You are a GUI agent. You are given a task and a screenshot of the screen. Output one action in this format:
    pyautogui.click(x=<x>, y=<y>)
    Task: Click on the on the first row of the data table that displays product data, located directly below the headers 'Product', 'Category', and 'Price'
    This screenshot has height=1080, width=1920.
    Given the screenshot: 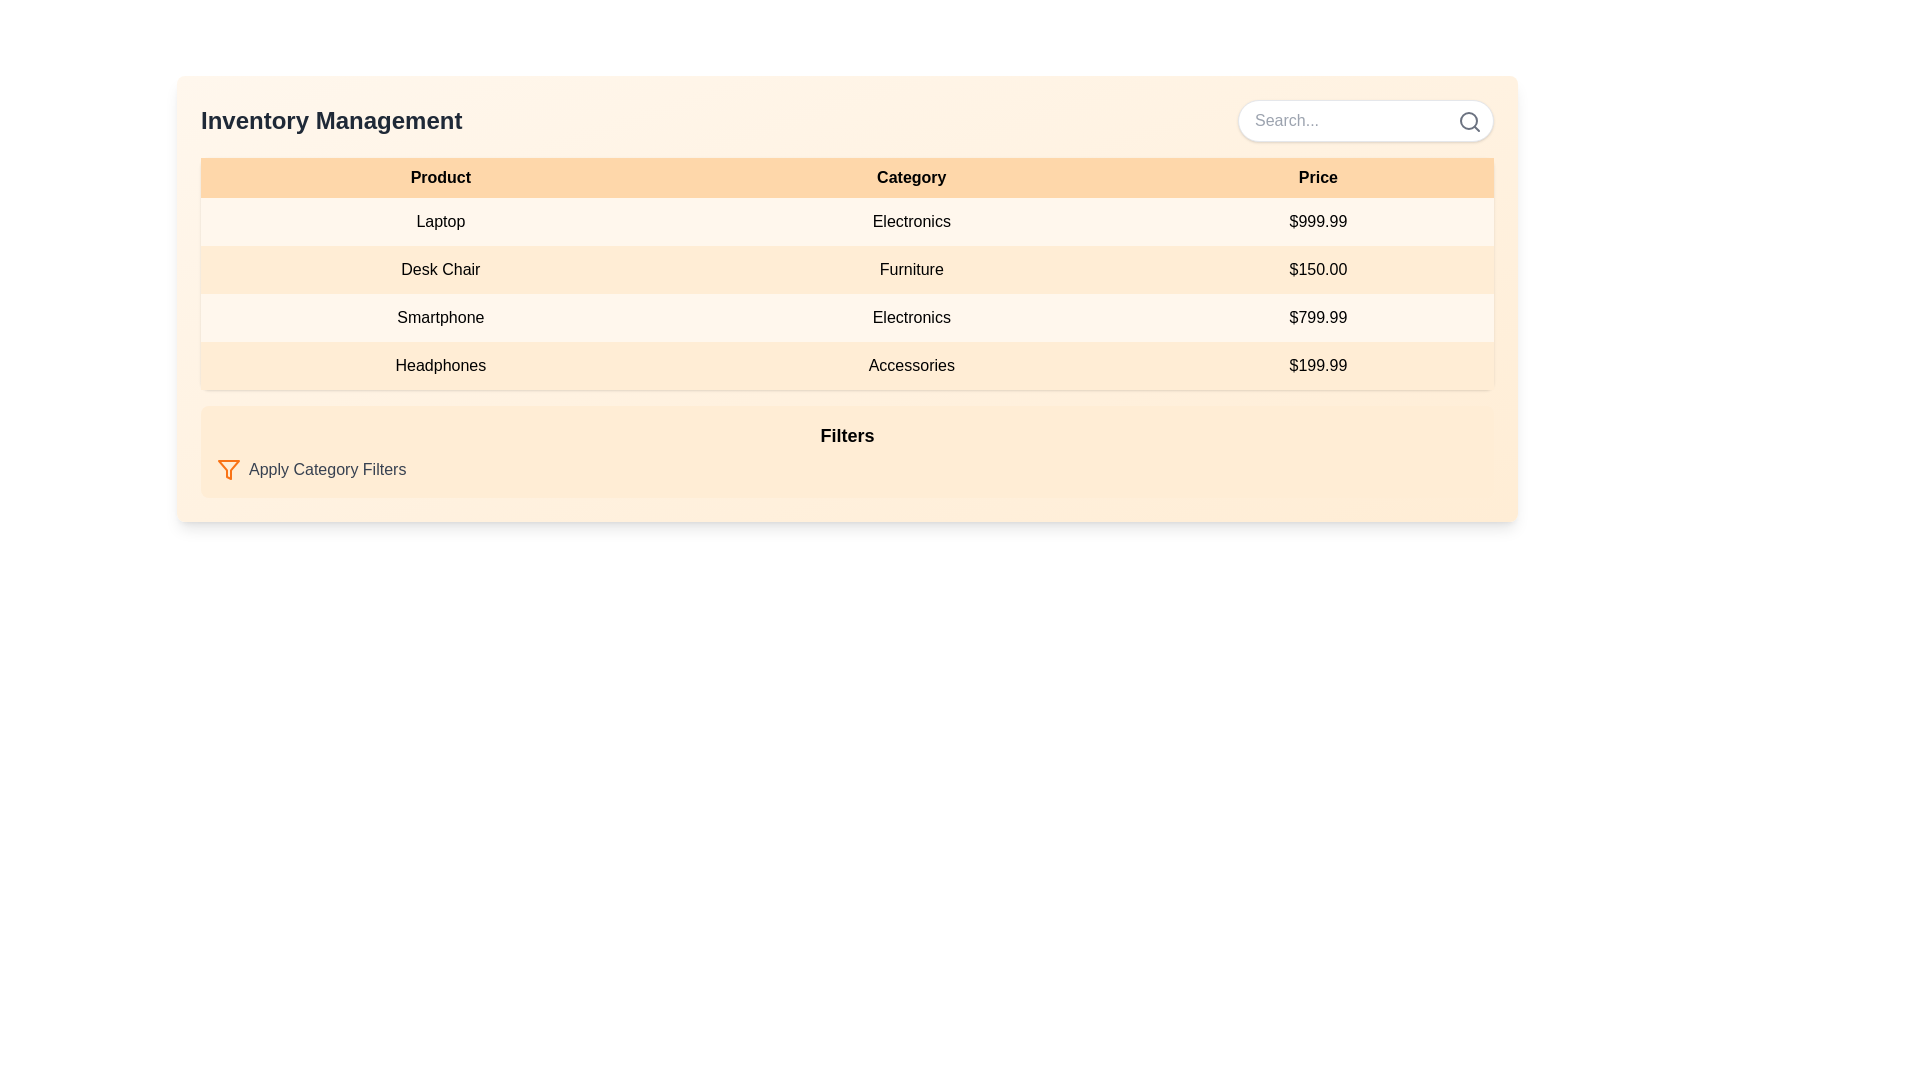 What is the action you would take?
    pyautogui.click(x=847, y=222)
    